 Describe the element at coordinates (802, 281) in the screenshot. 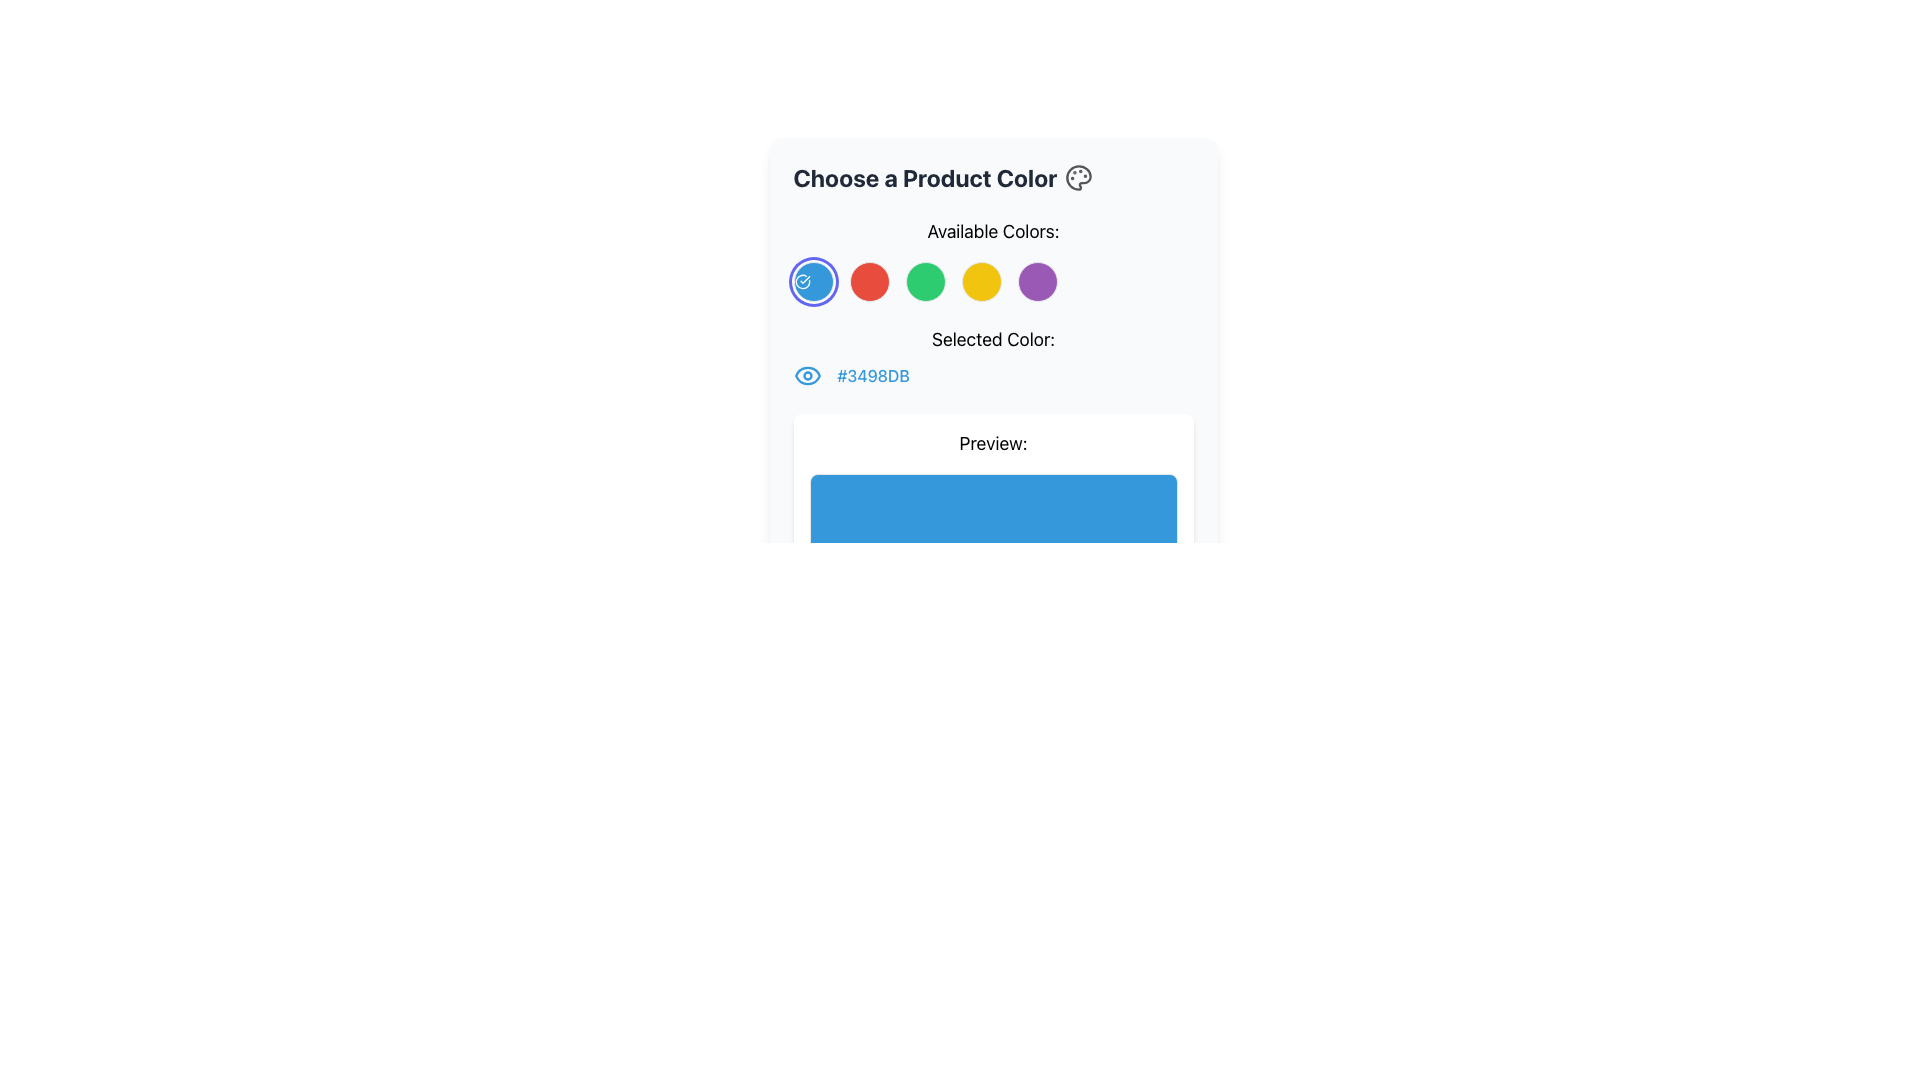

I see `the circular icon with a white check mark on a blue background, which is the first item in the row under 'Available Colors:'` at that location.